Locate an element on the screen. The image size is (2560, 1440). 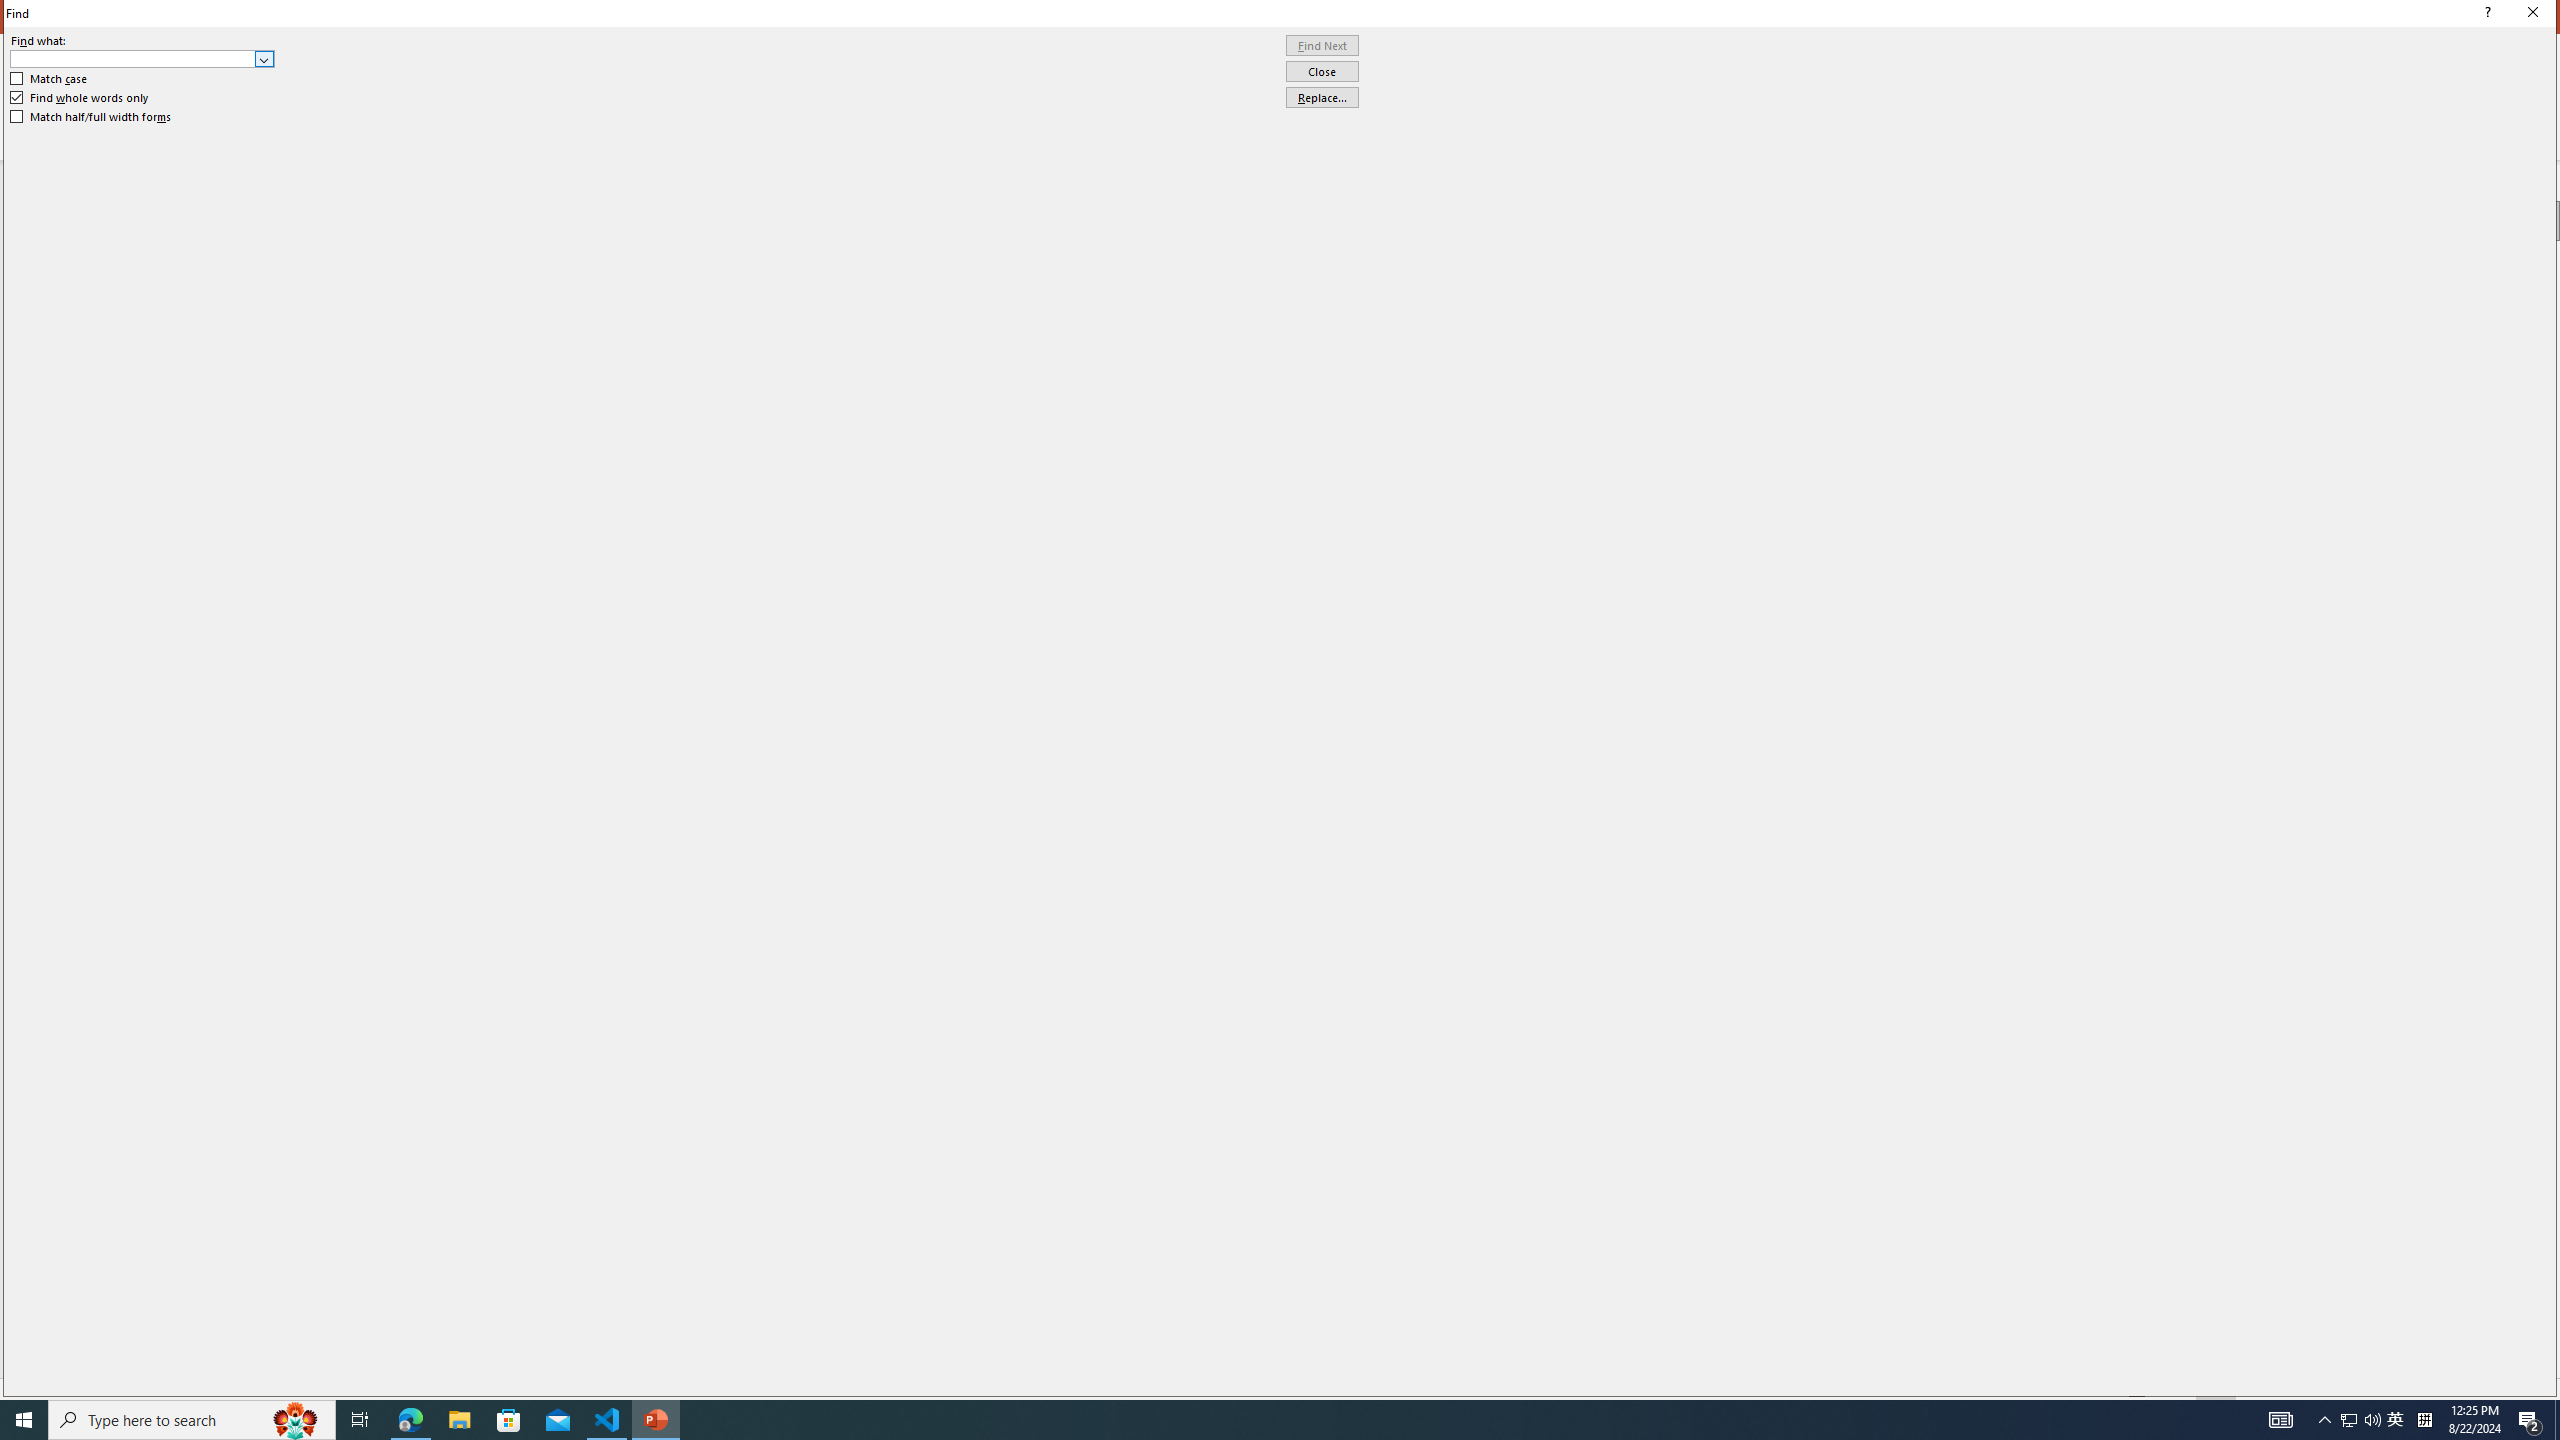
'Match case' is located at coordinates (48, 77).